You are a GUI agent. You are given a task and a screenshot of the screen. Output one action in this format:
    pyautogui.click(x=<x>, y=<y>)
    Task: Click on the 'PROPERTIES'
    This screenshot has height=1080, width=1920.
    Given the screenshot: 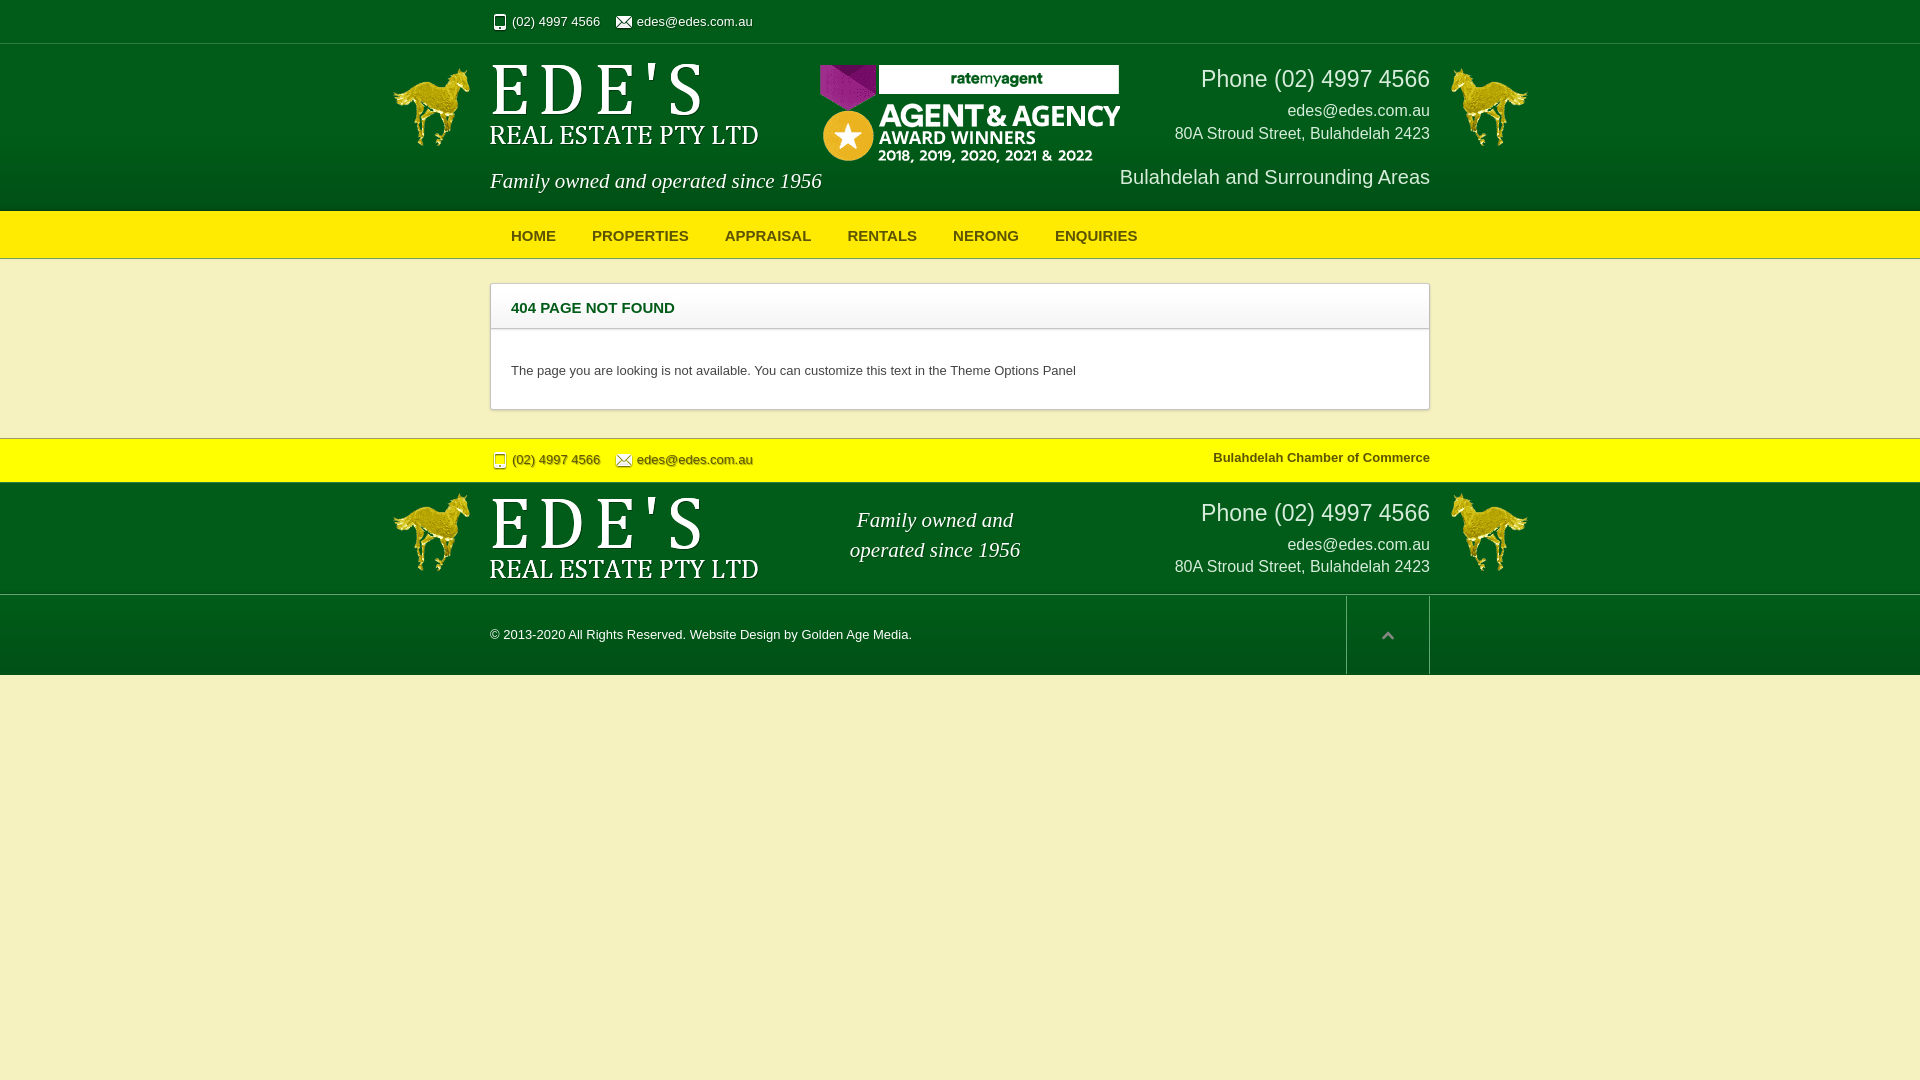 What is the action you would take?
    pyautogui.click(x=640, y=233)
    